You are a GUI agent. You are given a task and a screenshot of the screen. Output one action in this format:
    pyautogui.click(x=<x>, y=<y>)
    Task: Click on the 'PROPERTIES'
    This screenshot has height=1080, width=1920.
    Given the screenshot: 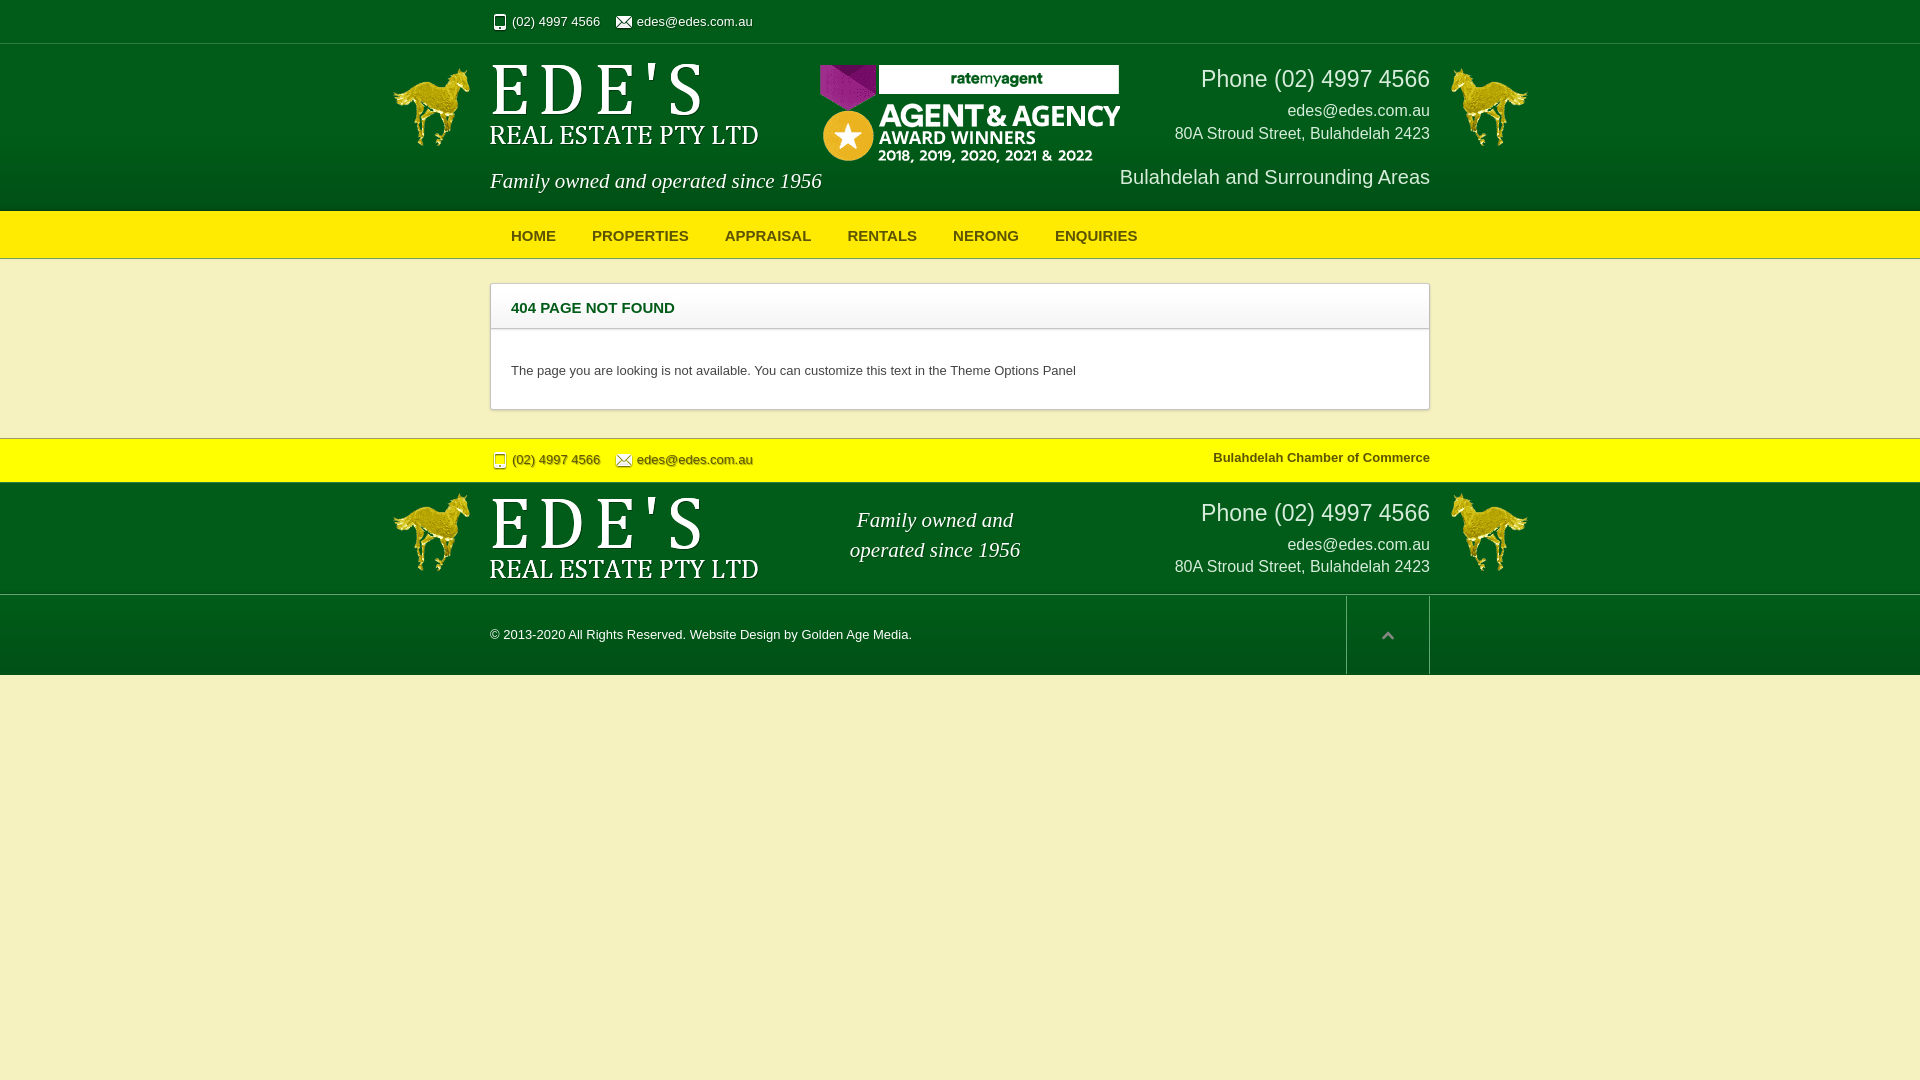 What is the action you would take?
    pyautogui.click(x=640, y=233)
    